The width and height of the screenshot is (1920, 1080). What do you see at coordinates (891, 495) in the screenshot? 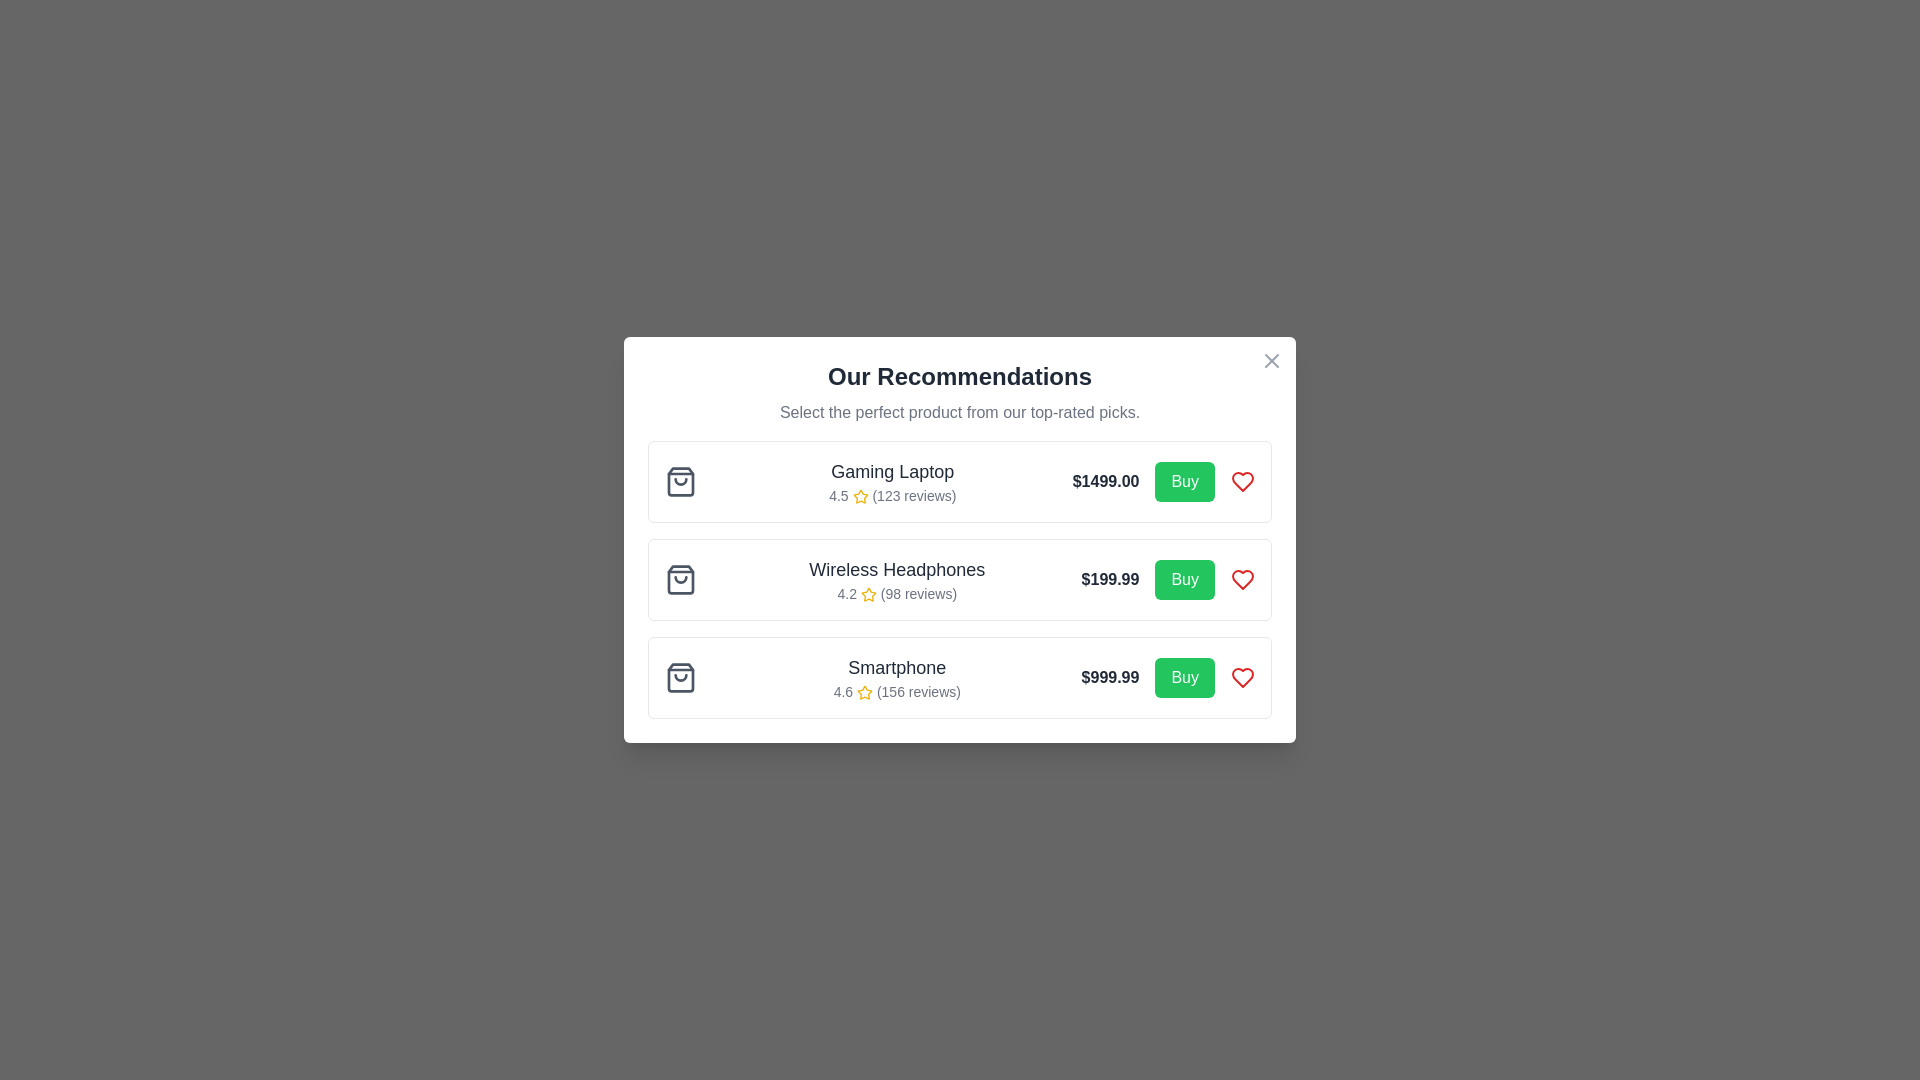
I see `the text with icon that provides user rating and review count information for the product 'Gaming Laptop'` at bounding box center [891, 495].